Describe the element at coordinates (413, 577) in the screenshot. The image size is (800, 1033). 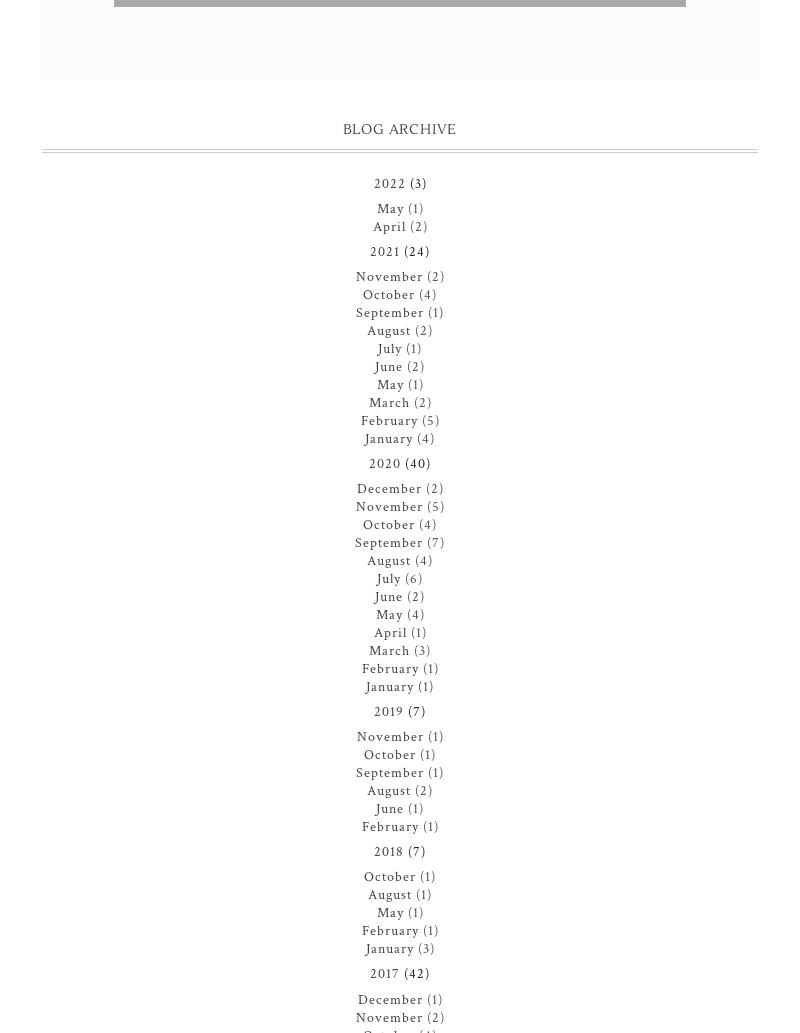
I see `'(6)'` at that location.